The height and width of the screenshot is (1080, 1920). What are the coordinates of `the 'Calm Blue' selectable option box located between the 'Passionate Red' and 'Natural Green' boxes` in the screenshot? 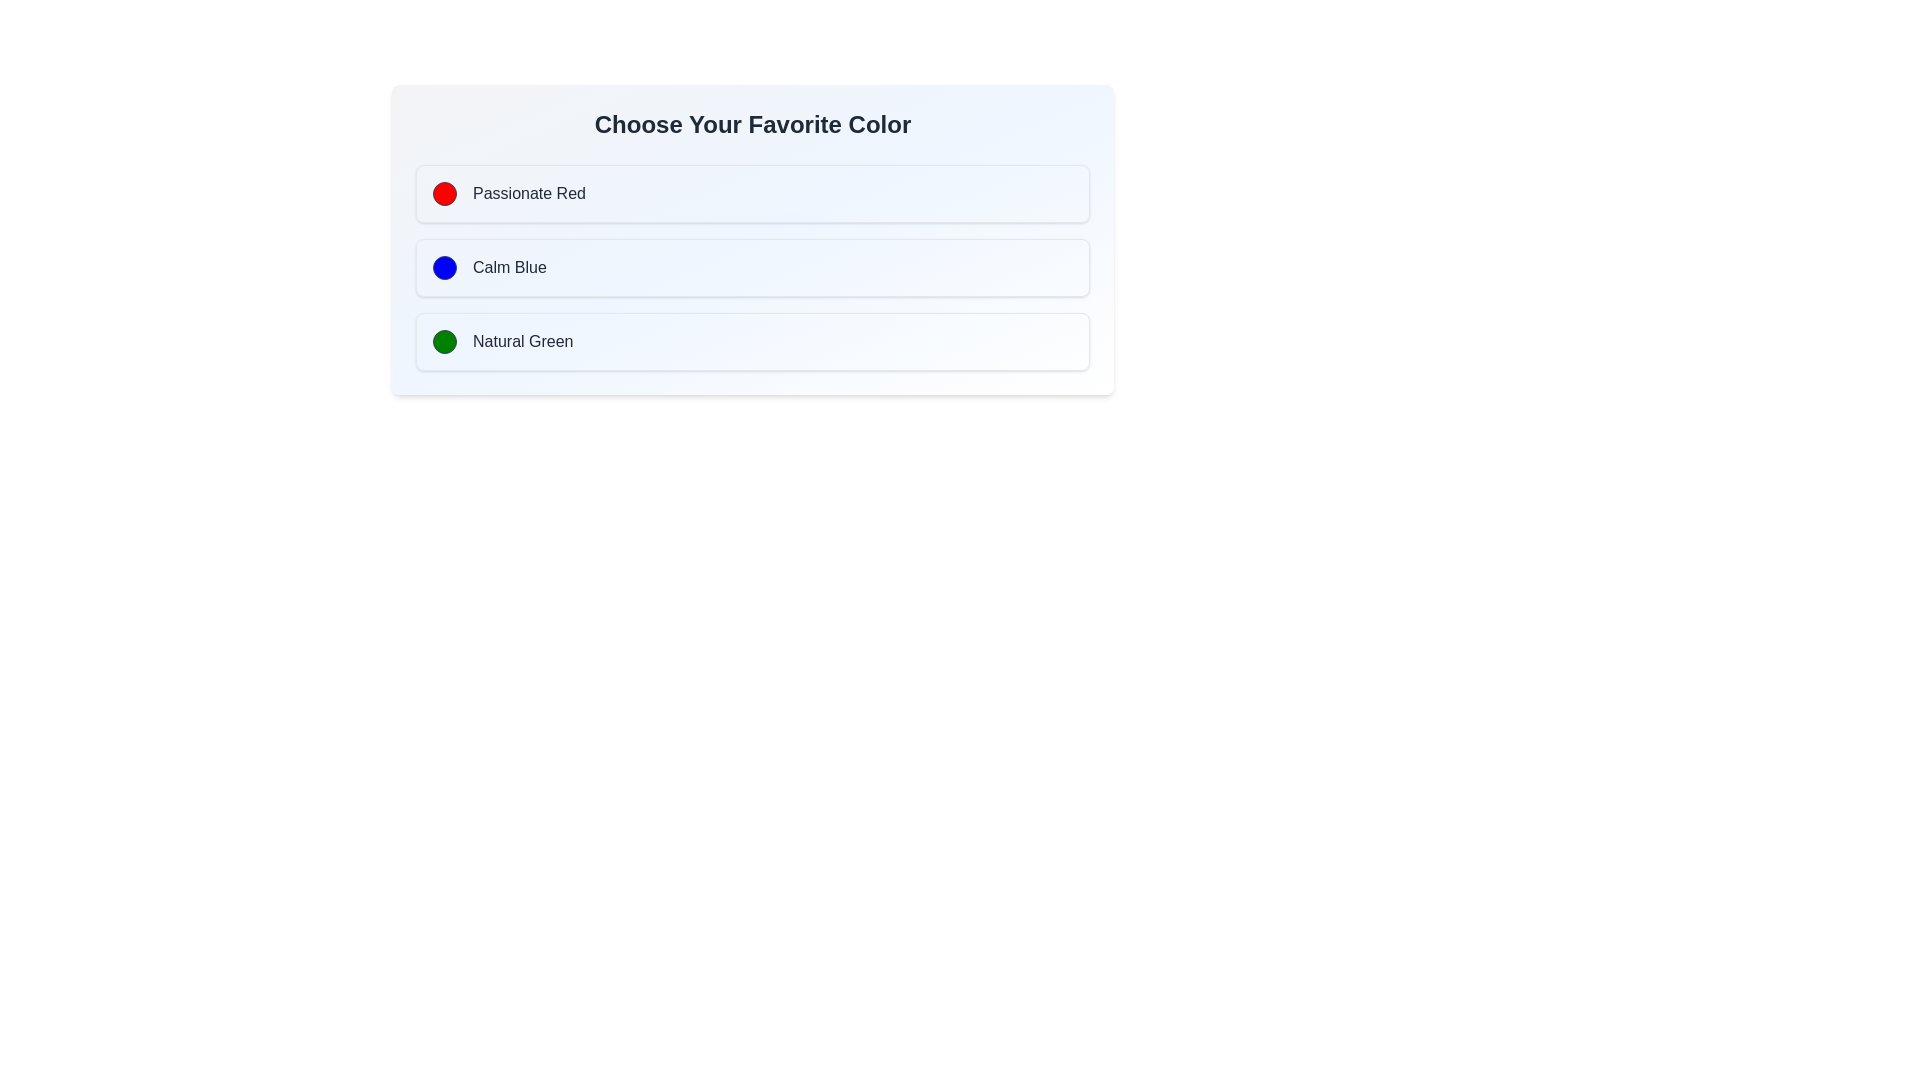 It's located at (752, 266).